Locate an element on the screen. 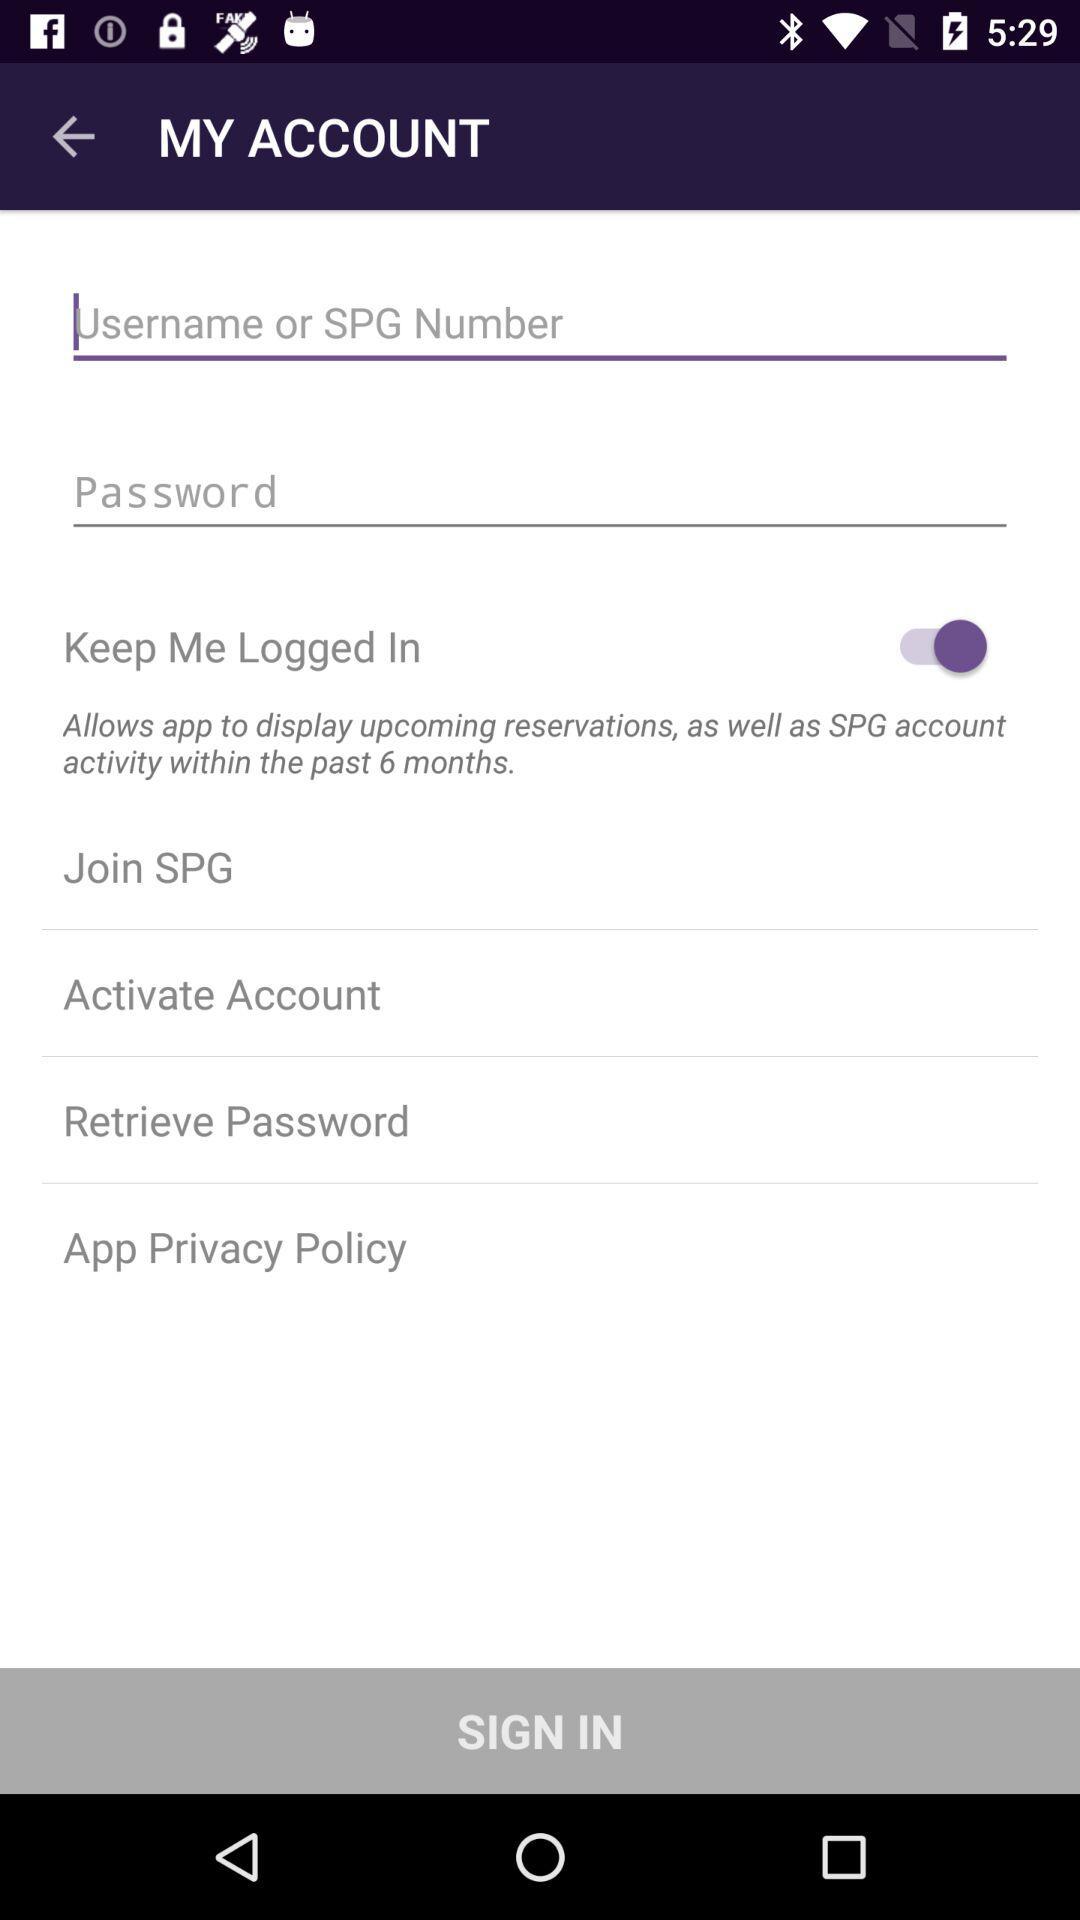 The height and width of the screenshot is (1920, 1080). the join spg is located at coordinates (540, 866).